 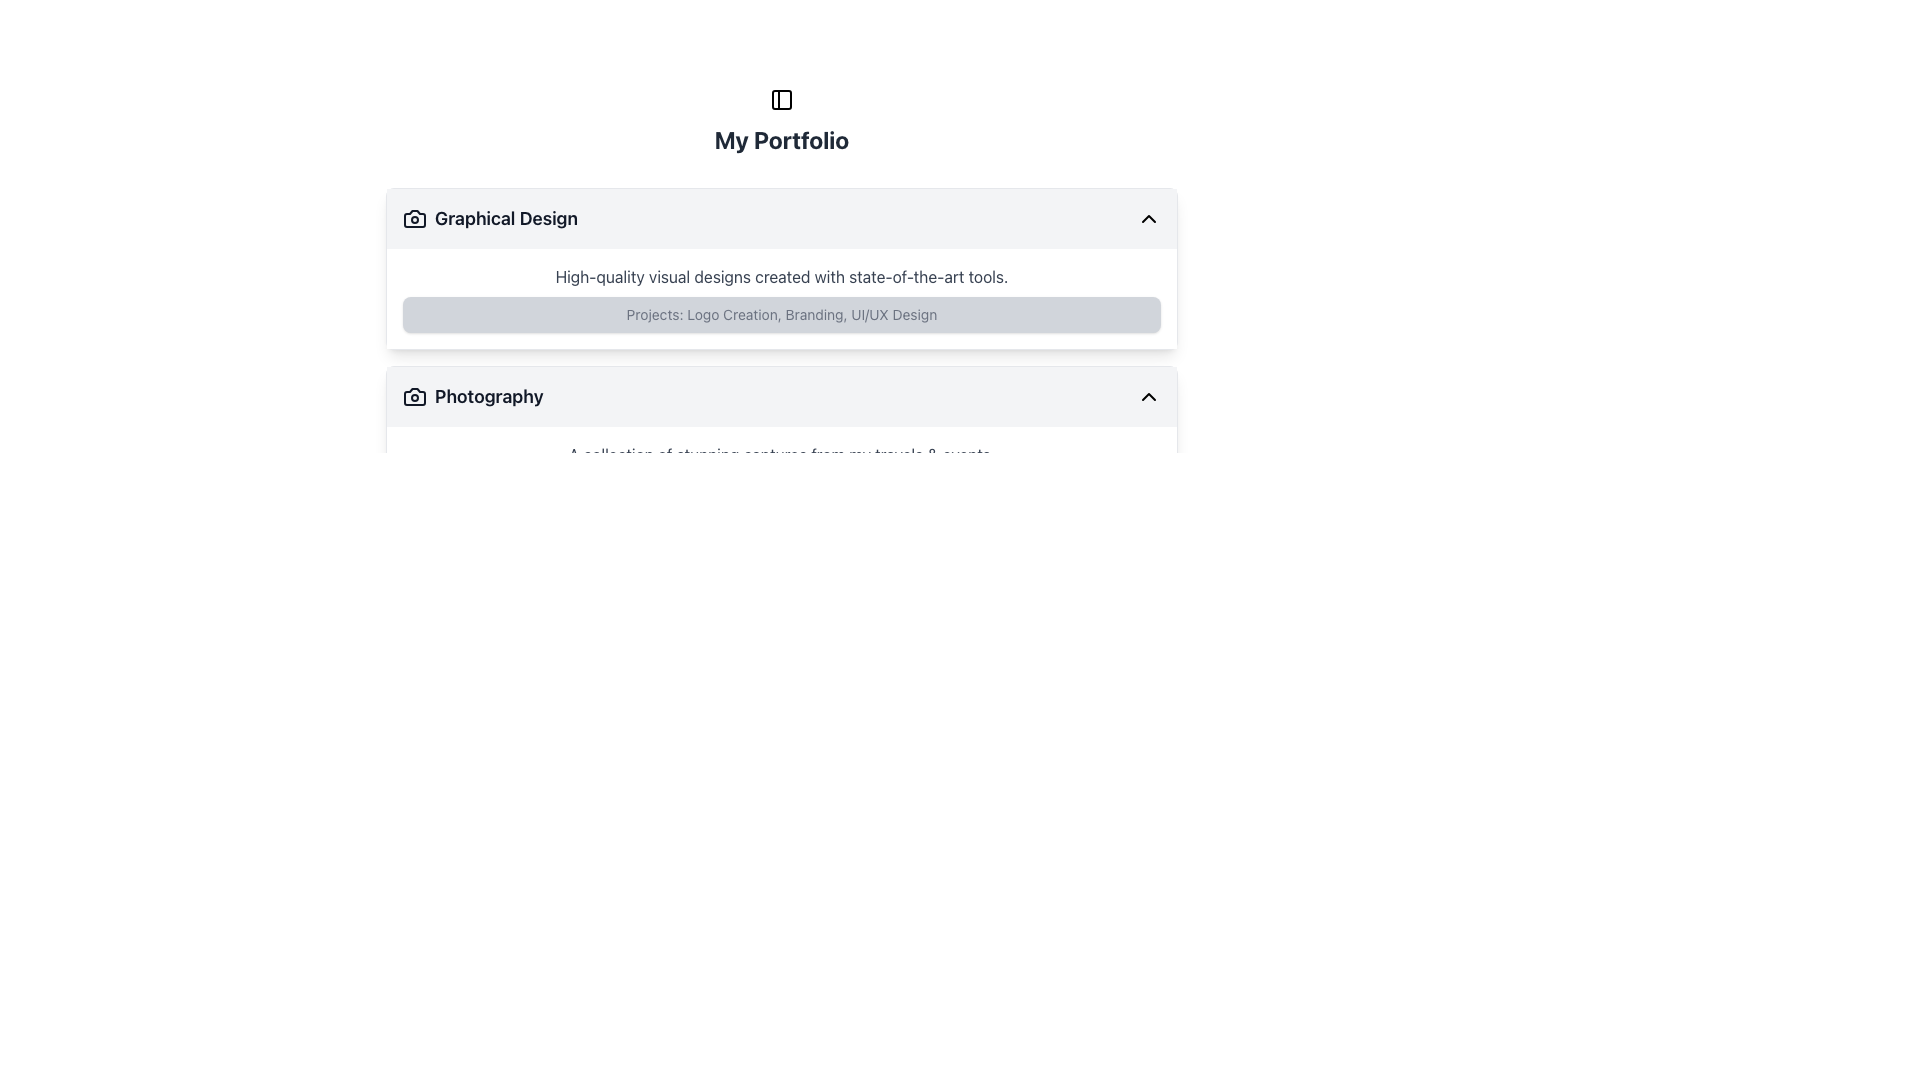 I want to click on the Informational Text Display containing the text 'Projects: Logo Creation, Branding, UI/UX Design' to trigger a tooltip if available, so click(x=781, y=315).